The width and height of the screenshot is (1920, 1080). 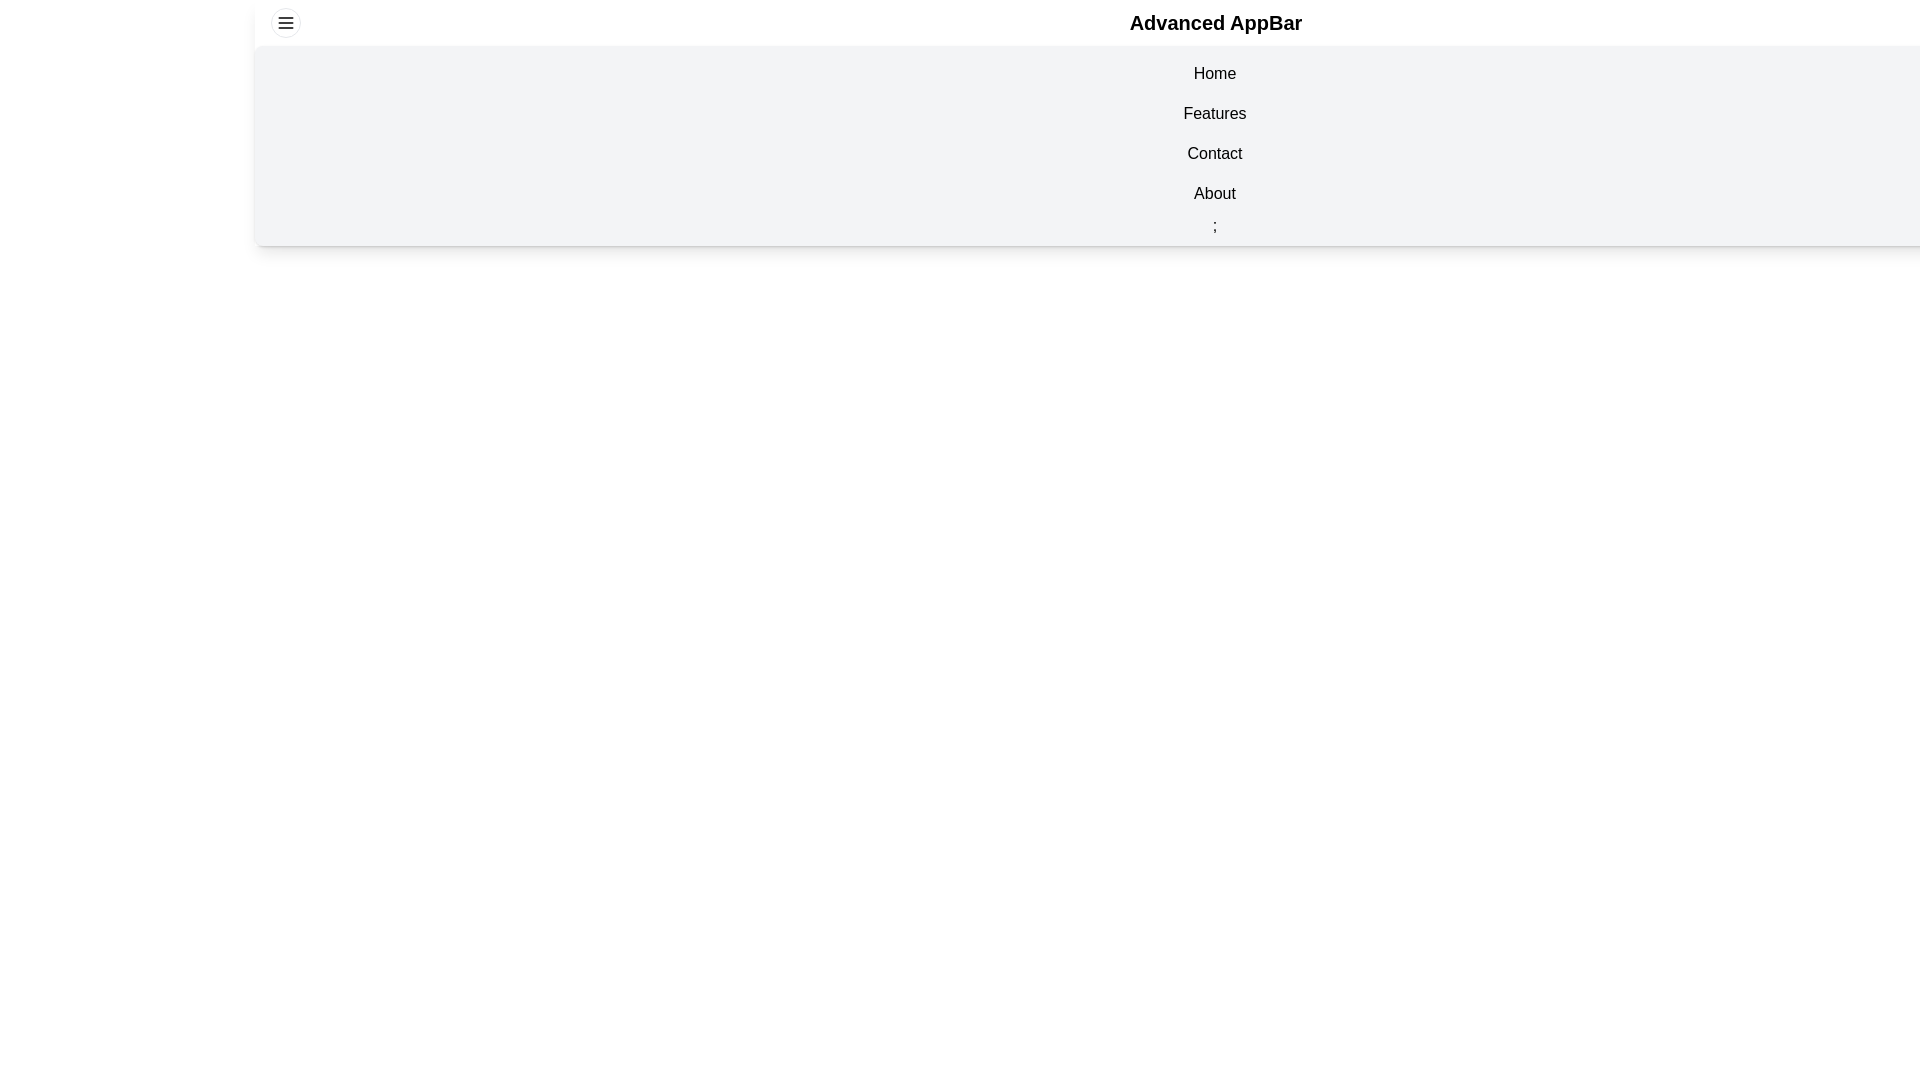 I want to click on the navigation item Features in the EnhancedAppBar, so click(x=1213, y=114).